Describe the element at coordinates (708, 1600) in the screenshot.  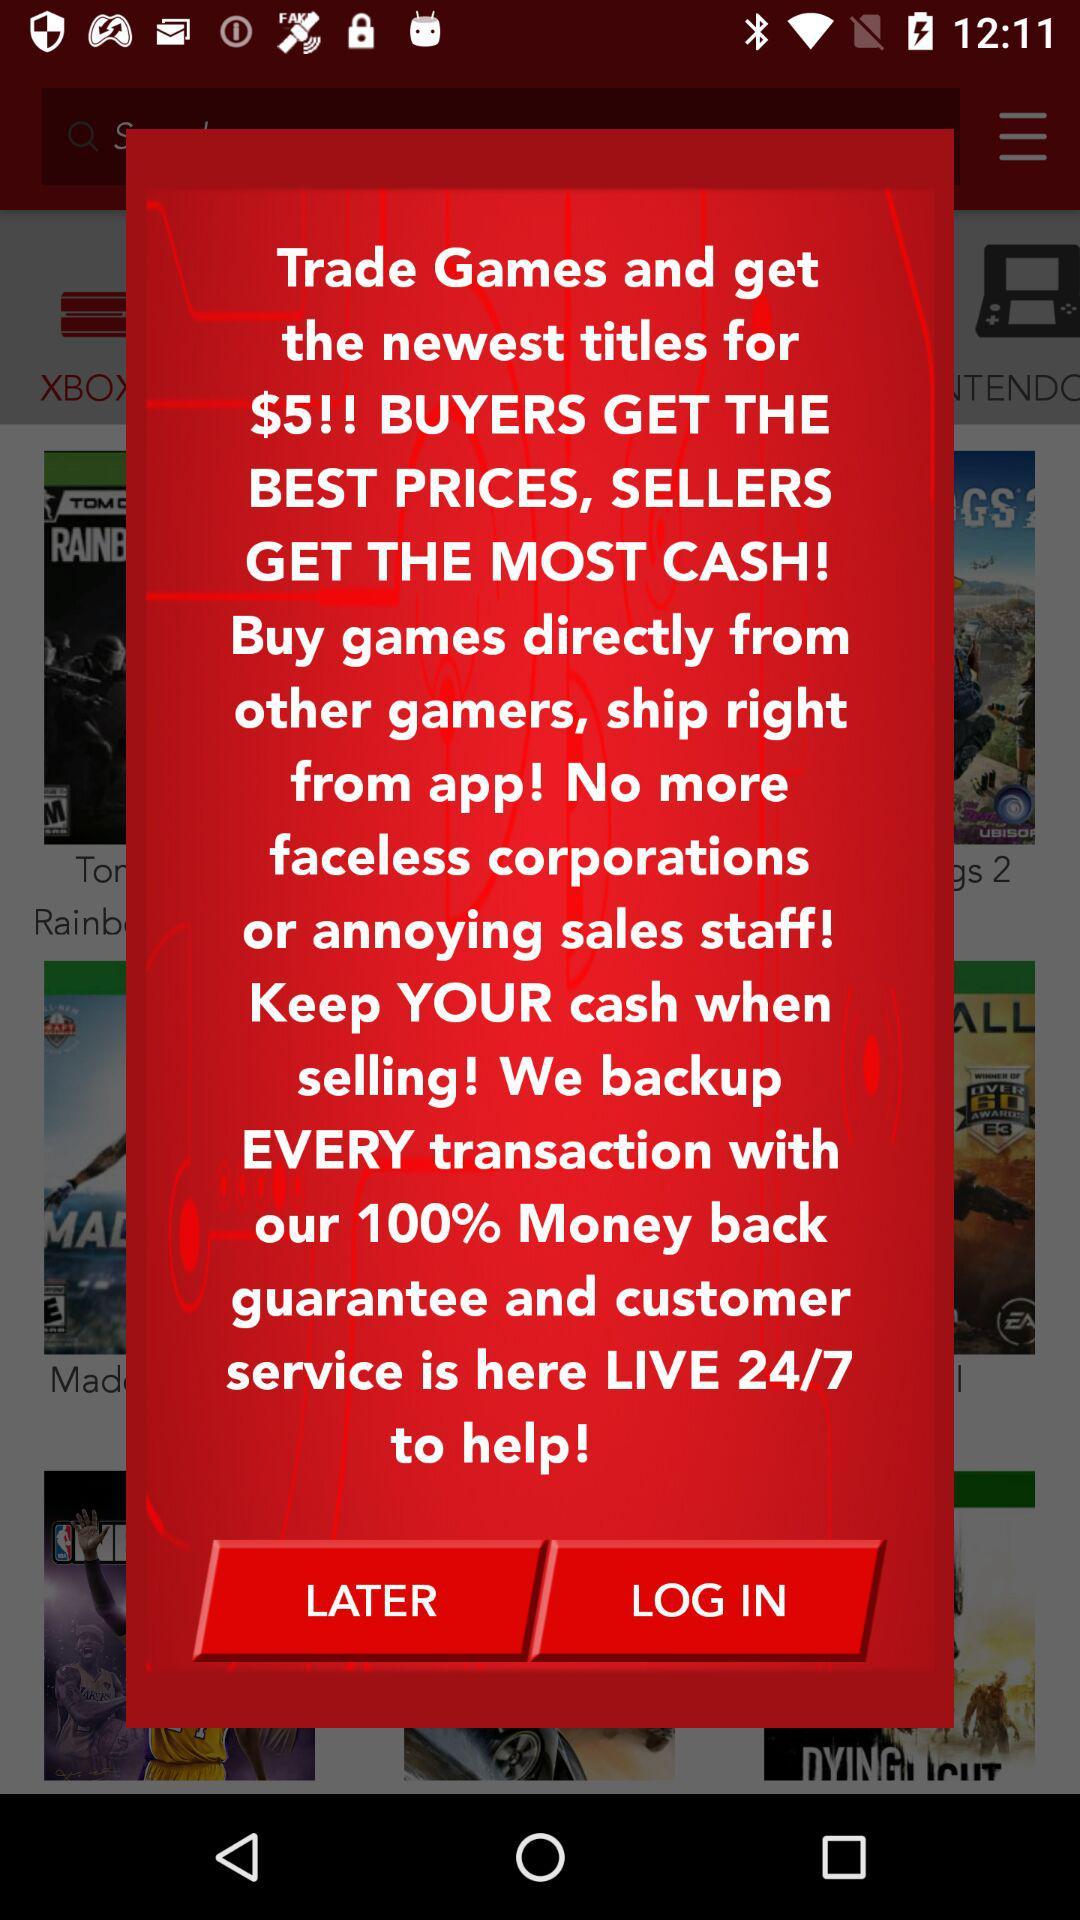
I see `the item below the trade games and item` at that location.